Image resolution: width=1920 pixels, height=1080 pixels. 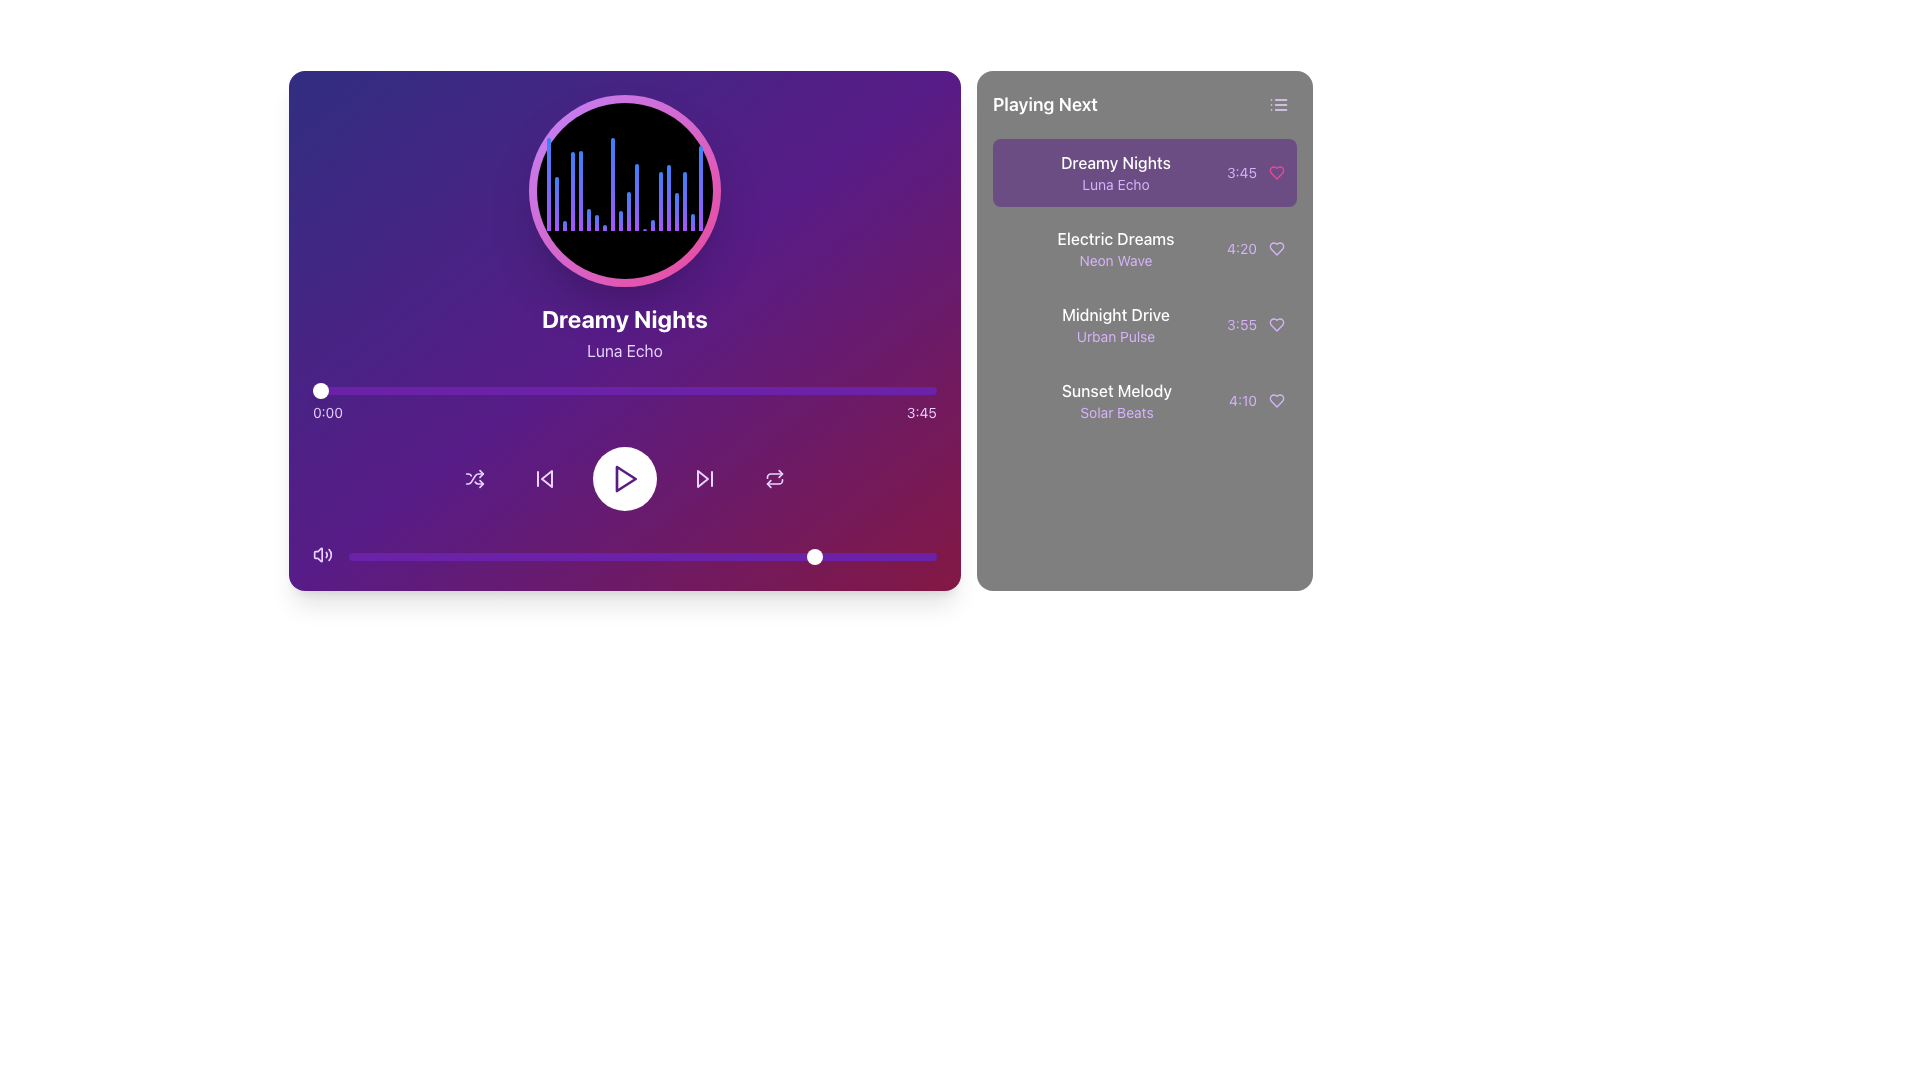 I want to click on the rewind/skip backward button located in the media player interface, so click(x=544, y=478).